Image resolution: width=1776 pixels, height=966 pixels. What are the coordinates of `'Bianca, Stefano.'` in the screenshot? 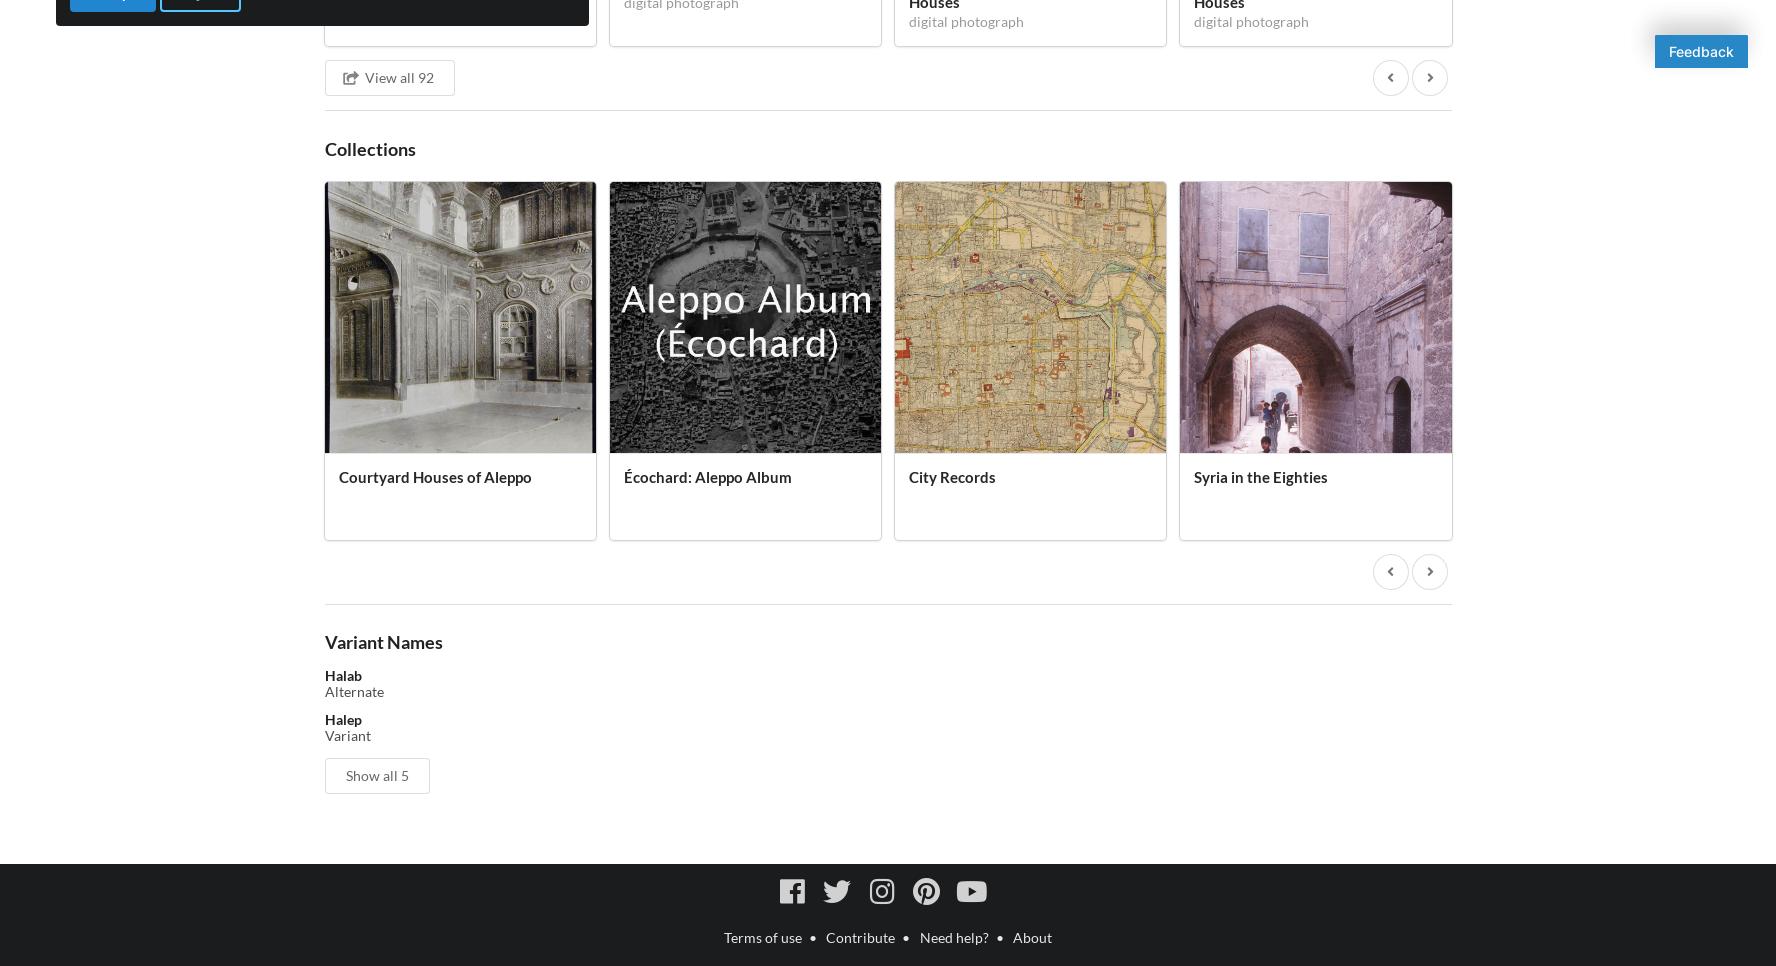 It's located at (374, 946).